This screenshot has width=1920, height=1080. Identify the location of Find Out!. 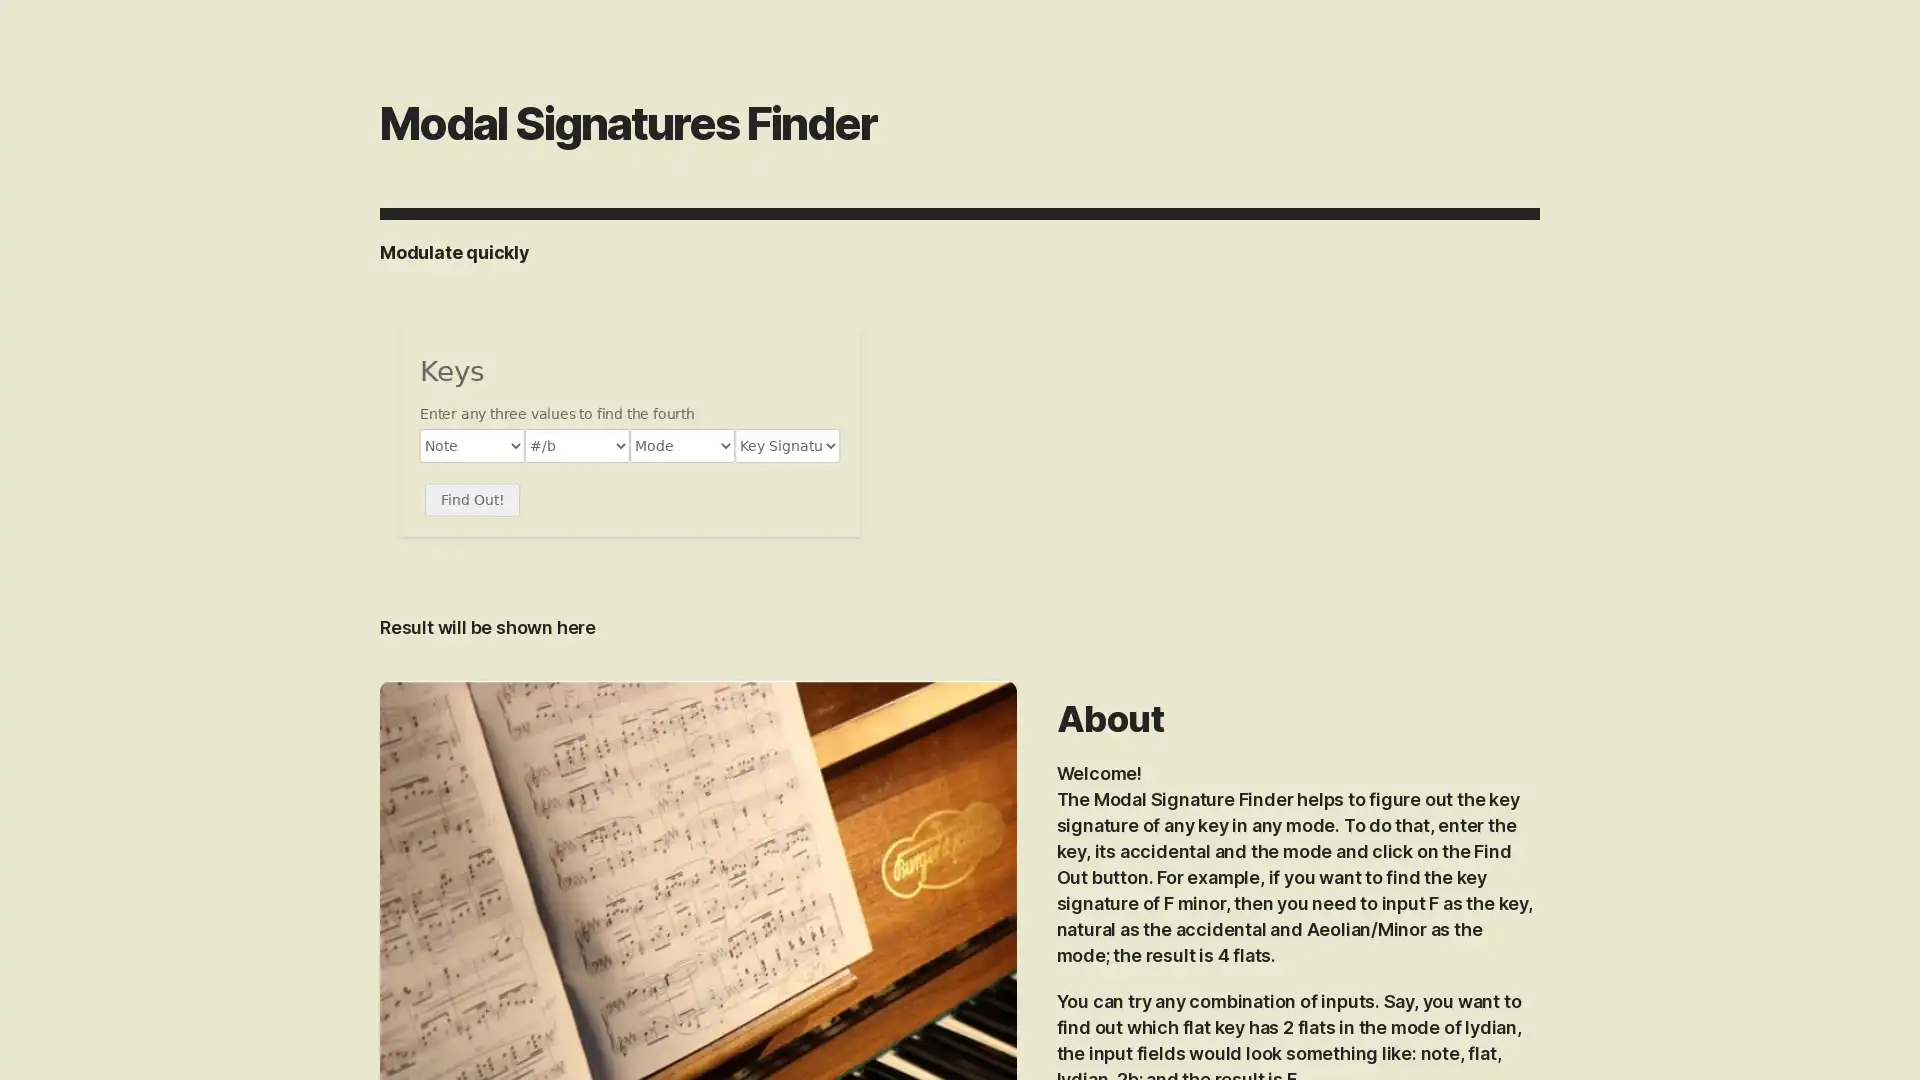
(471, 499).